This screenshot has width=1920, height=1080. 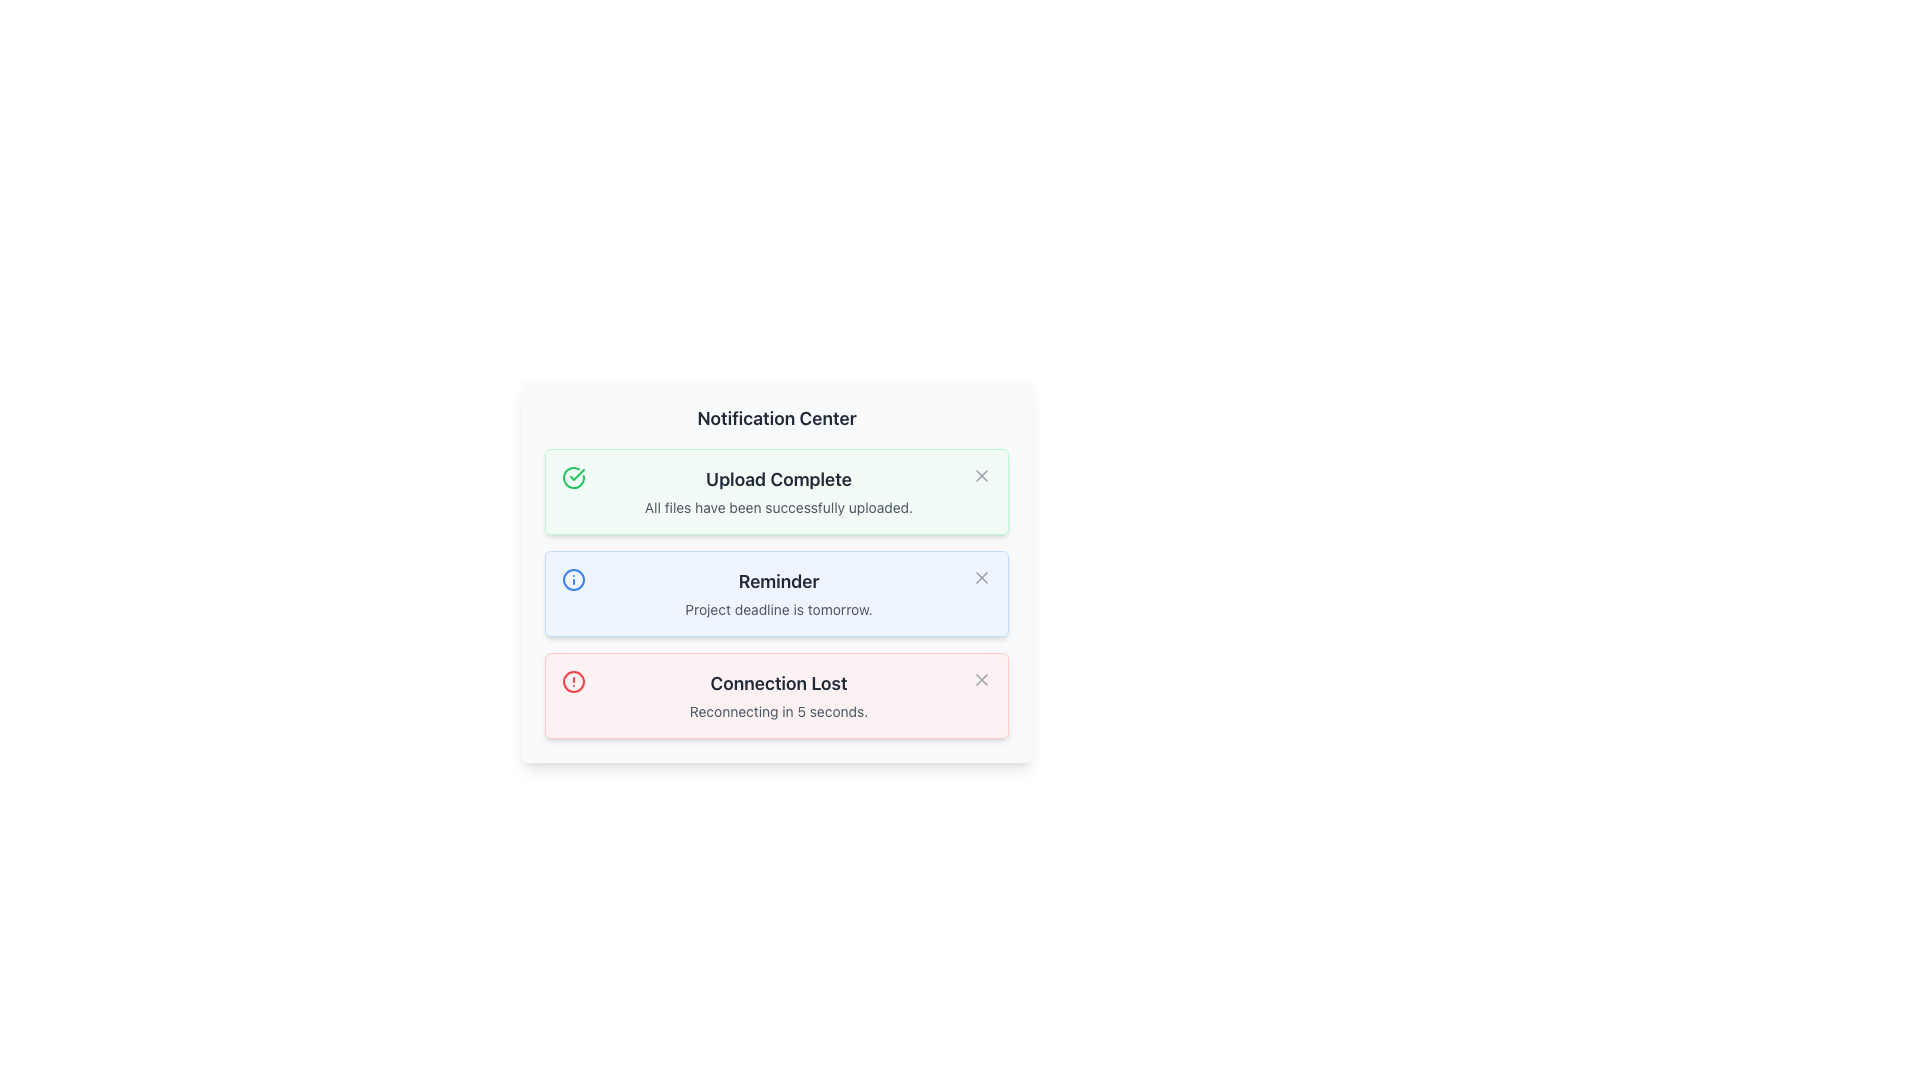 What do you see at coordinates (777, 492) in the screenshot?
I see `the Notification card indicating successful file uploads, which has a green background and a checkmark icon, located at the top of the notification group` at bounding box center [777, 492].